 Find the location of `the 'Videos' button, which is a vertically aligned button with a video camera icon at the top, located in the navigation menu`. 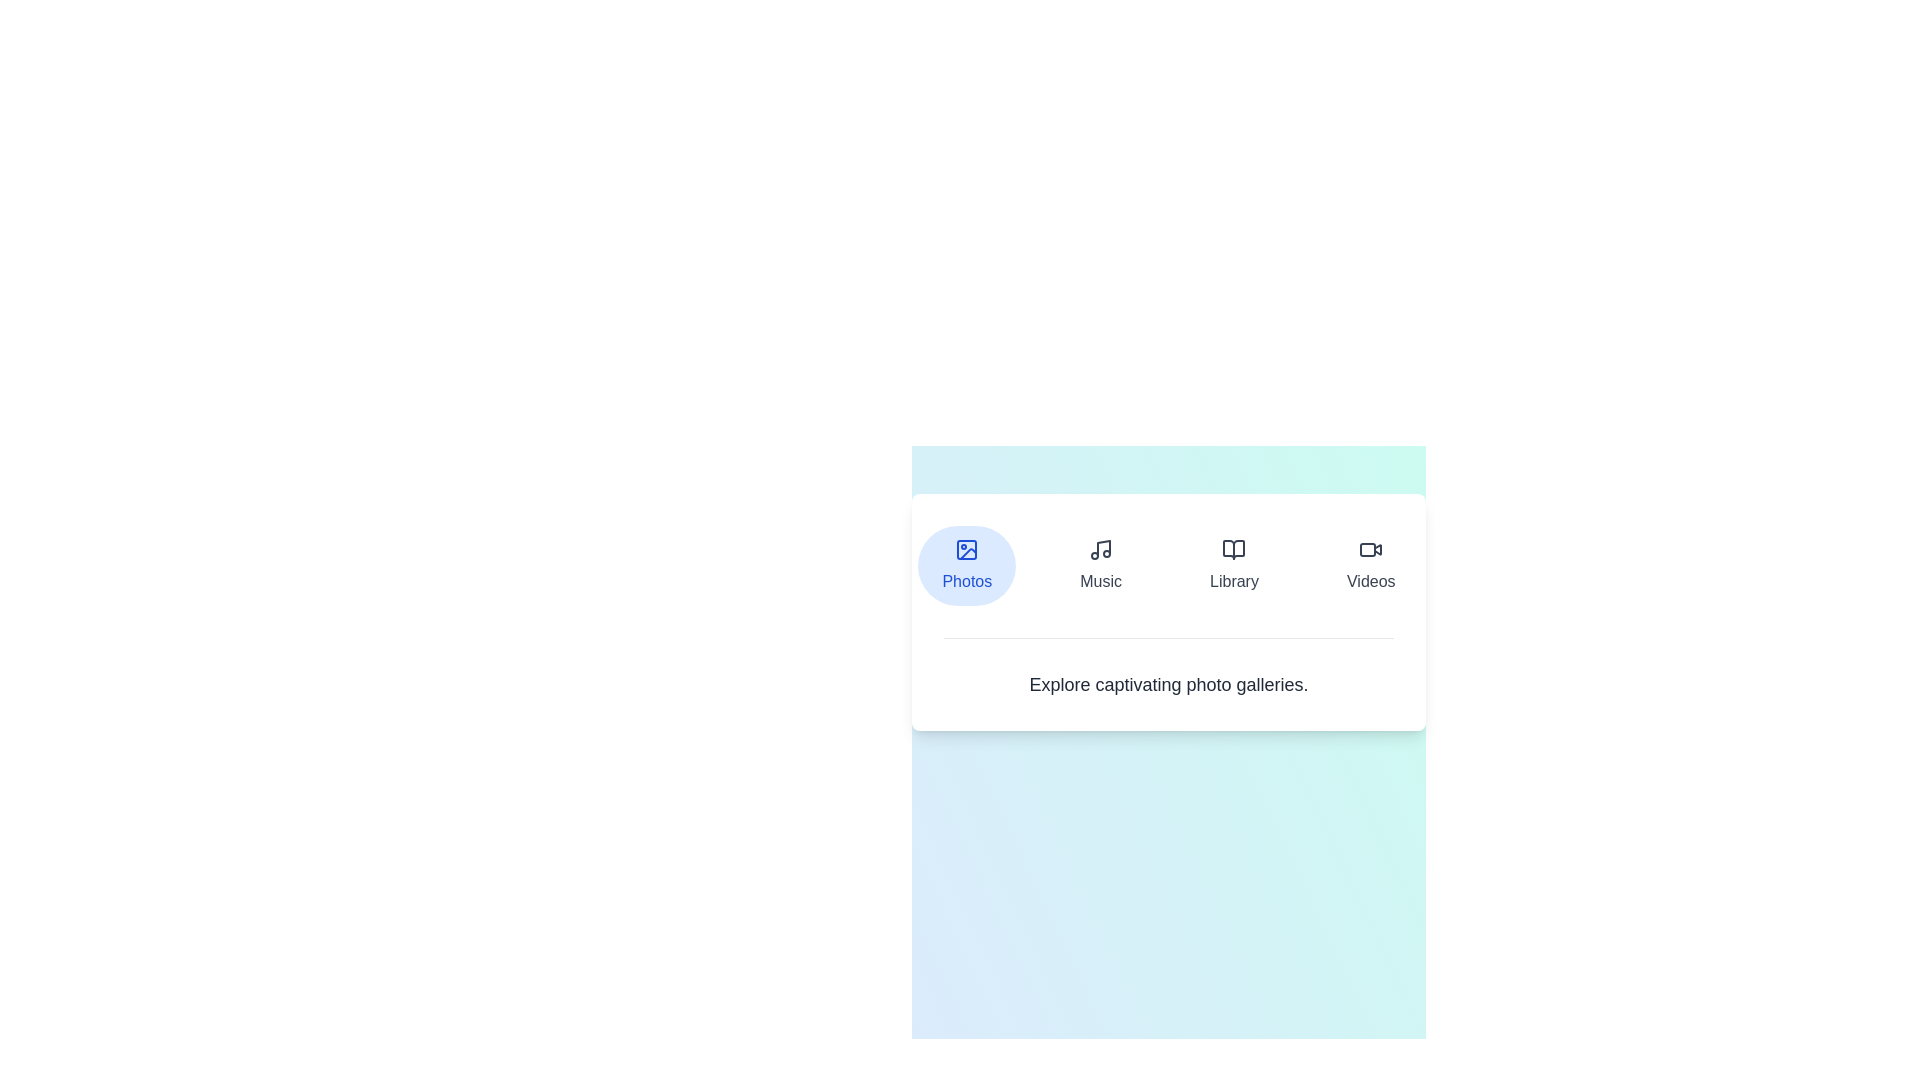

the 'Videos' button, which is a vertically aligned button with a video camera icon at the top, located in the navigation menu is located at coordinates (1370, 566).